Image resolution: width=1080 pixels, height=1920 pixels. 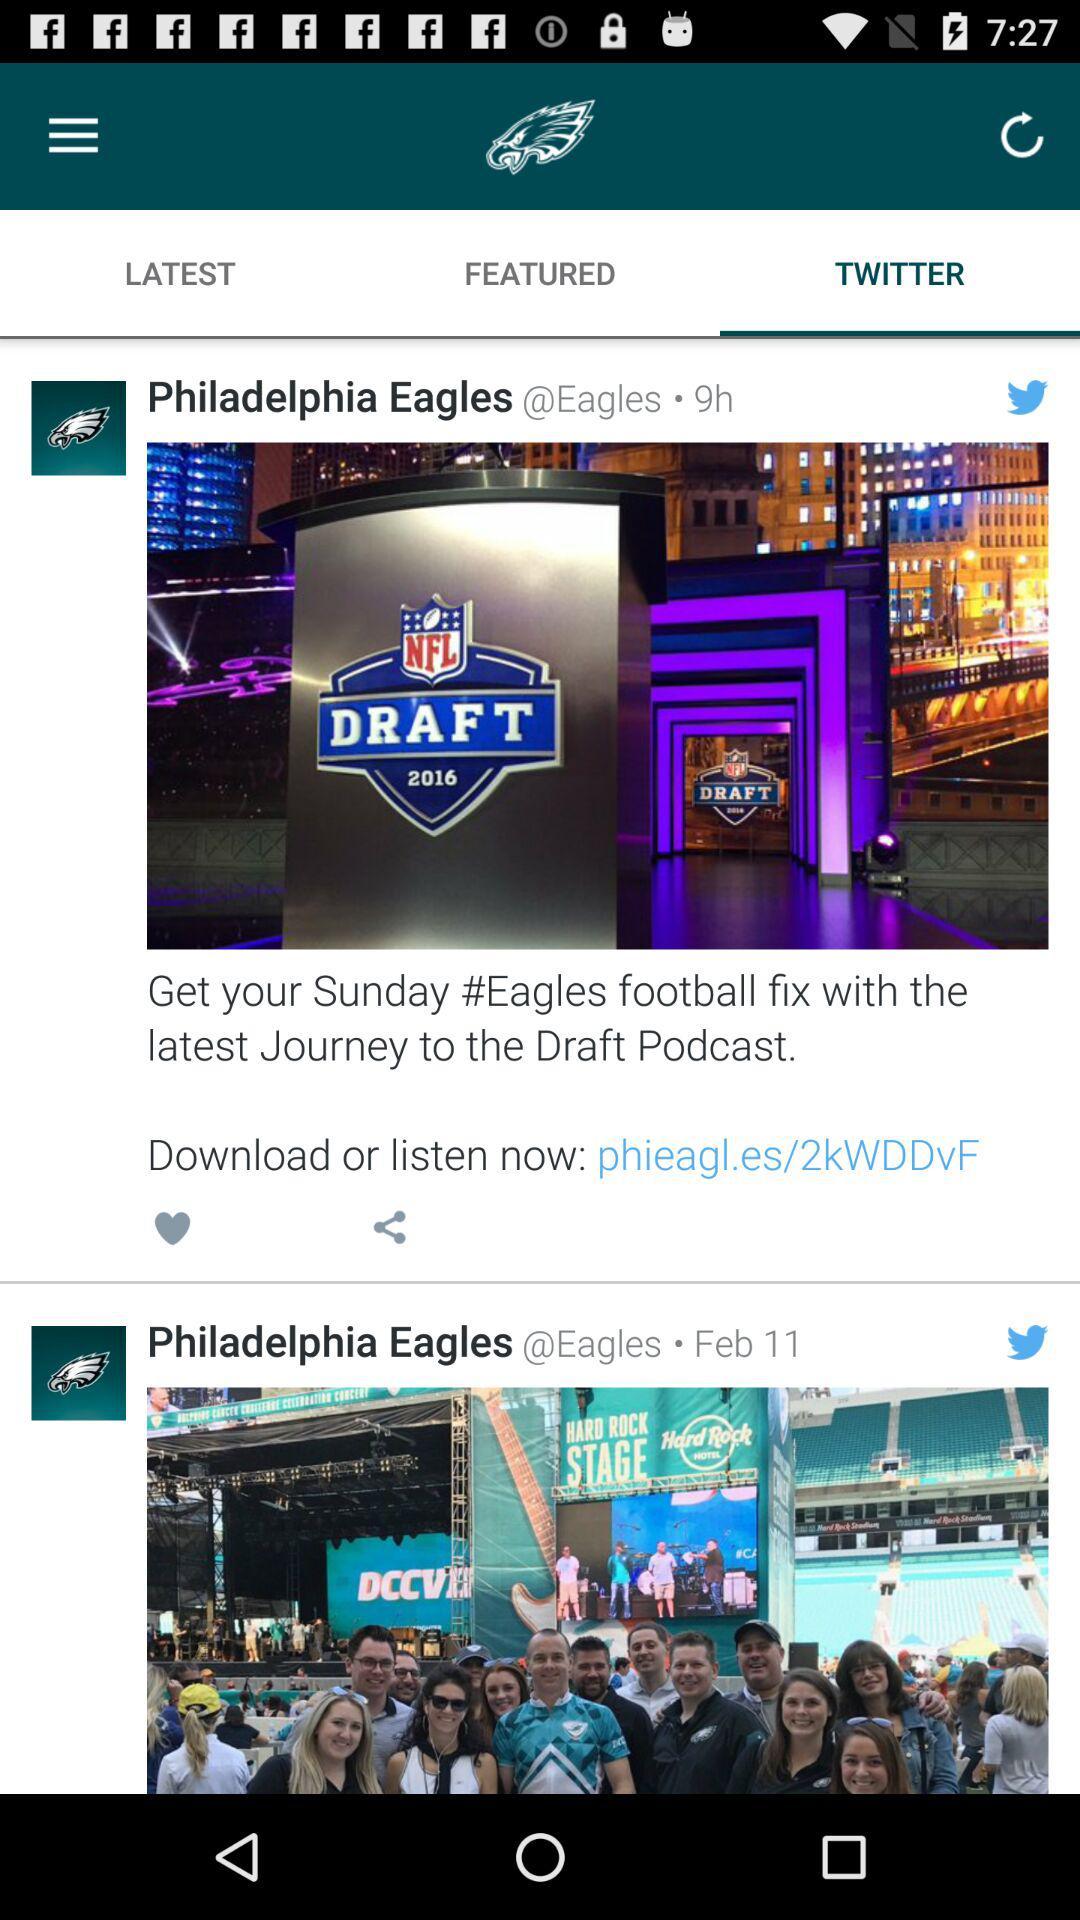 What do you see at coordinates (596, 1589) in the screenshot?
I see `scroll down` at bounding box center [596, 1589].